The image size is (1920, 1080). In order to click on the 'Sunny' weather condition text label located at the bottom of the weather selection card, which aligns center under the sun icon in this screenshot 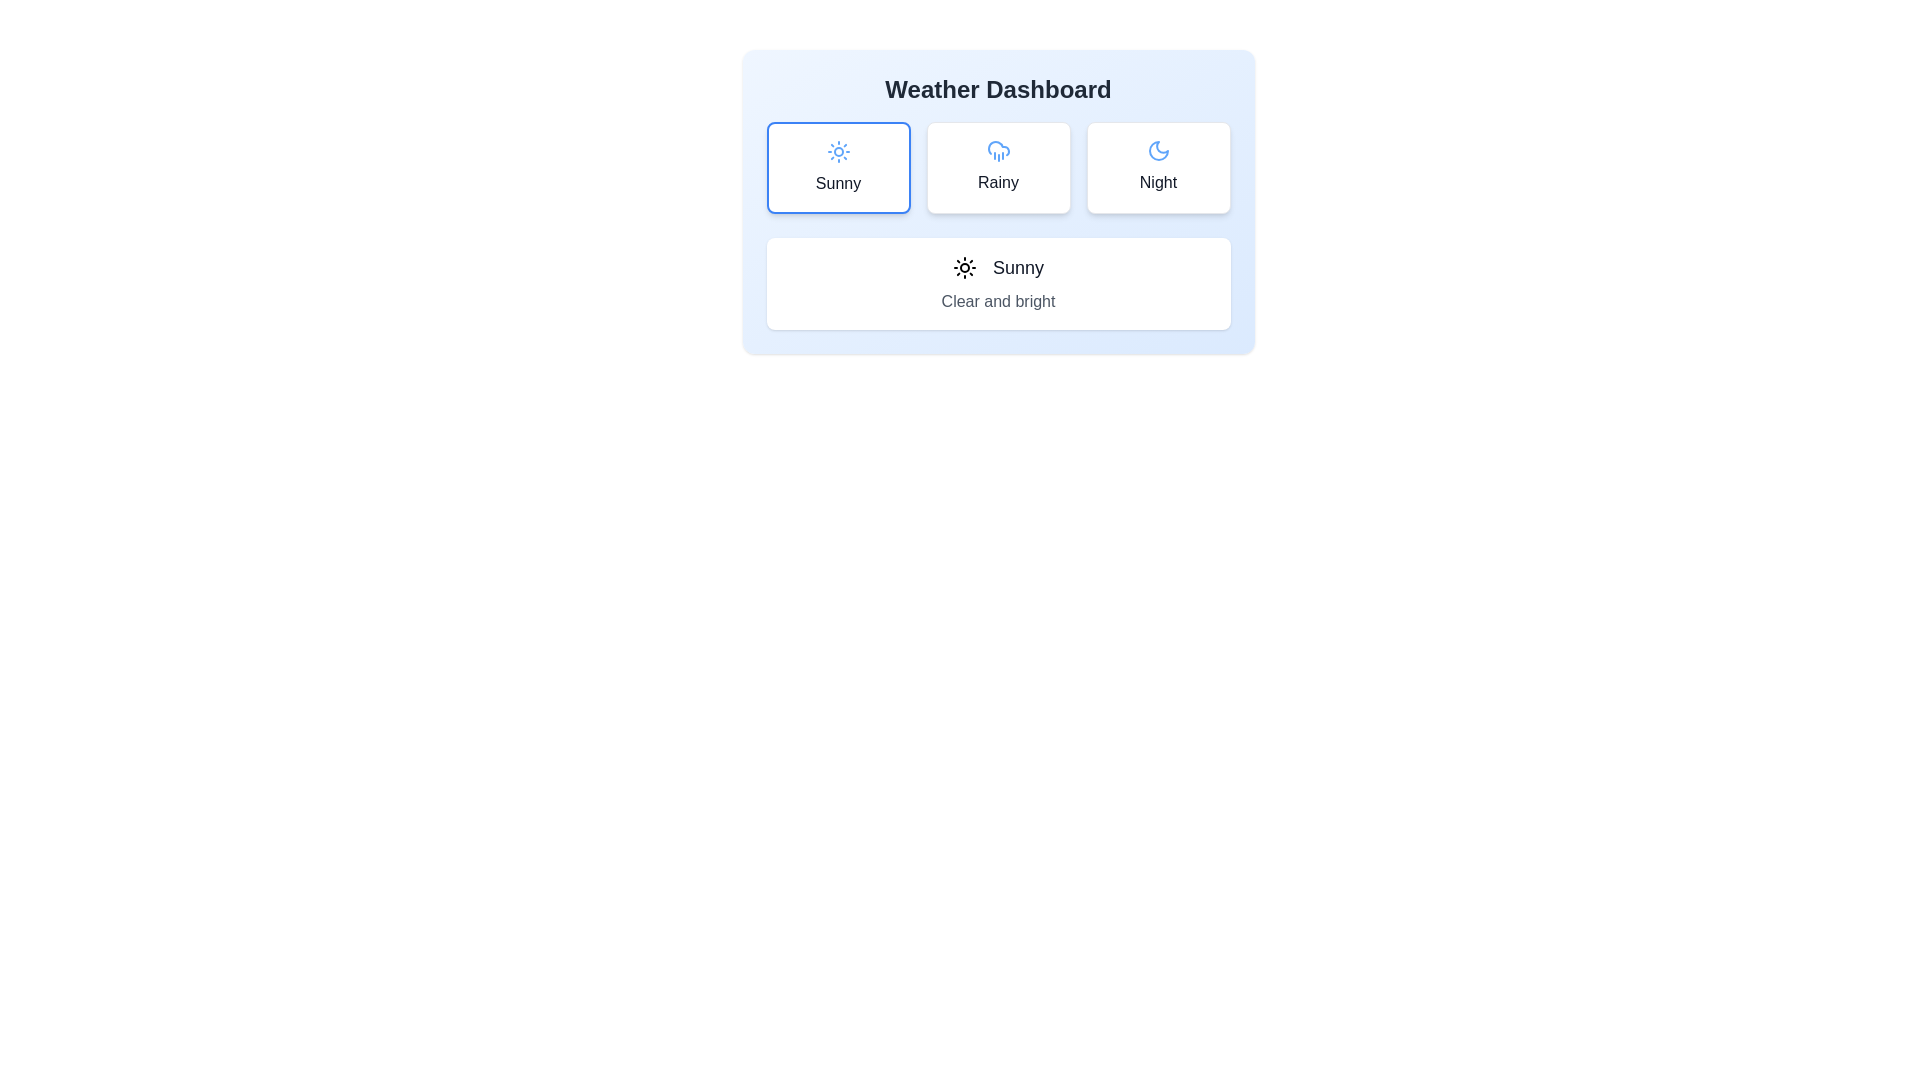, I will do `click(838, 184)`.